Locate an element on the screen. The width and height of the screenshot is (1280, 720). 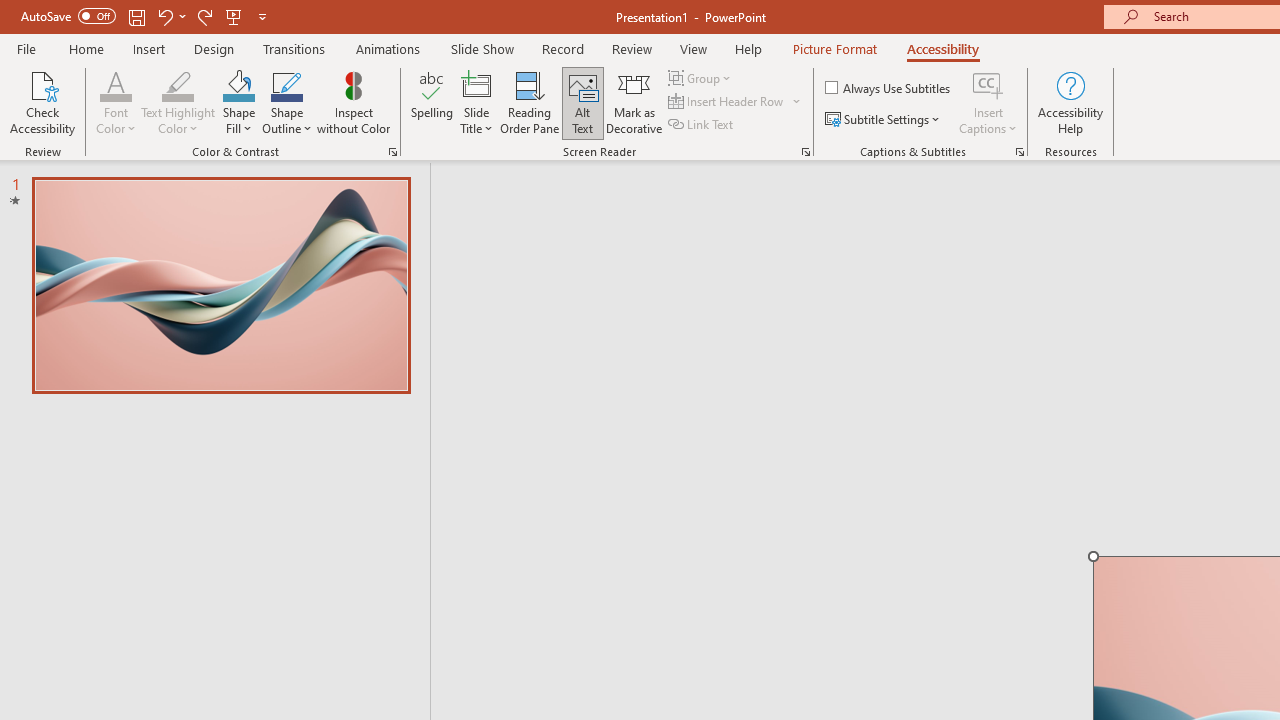
'Inspect without Color' is located at coordinates (353, 103).